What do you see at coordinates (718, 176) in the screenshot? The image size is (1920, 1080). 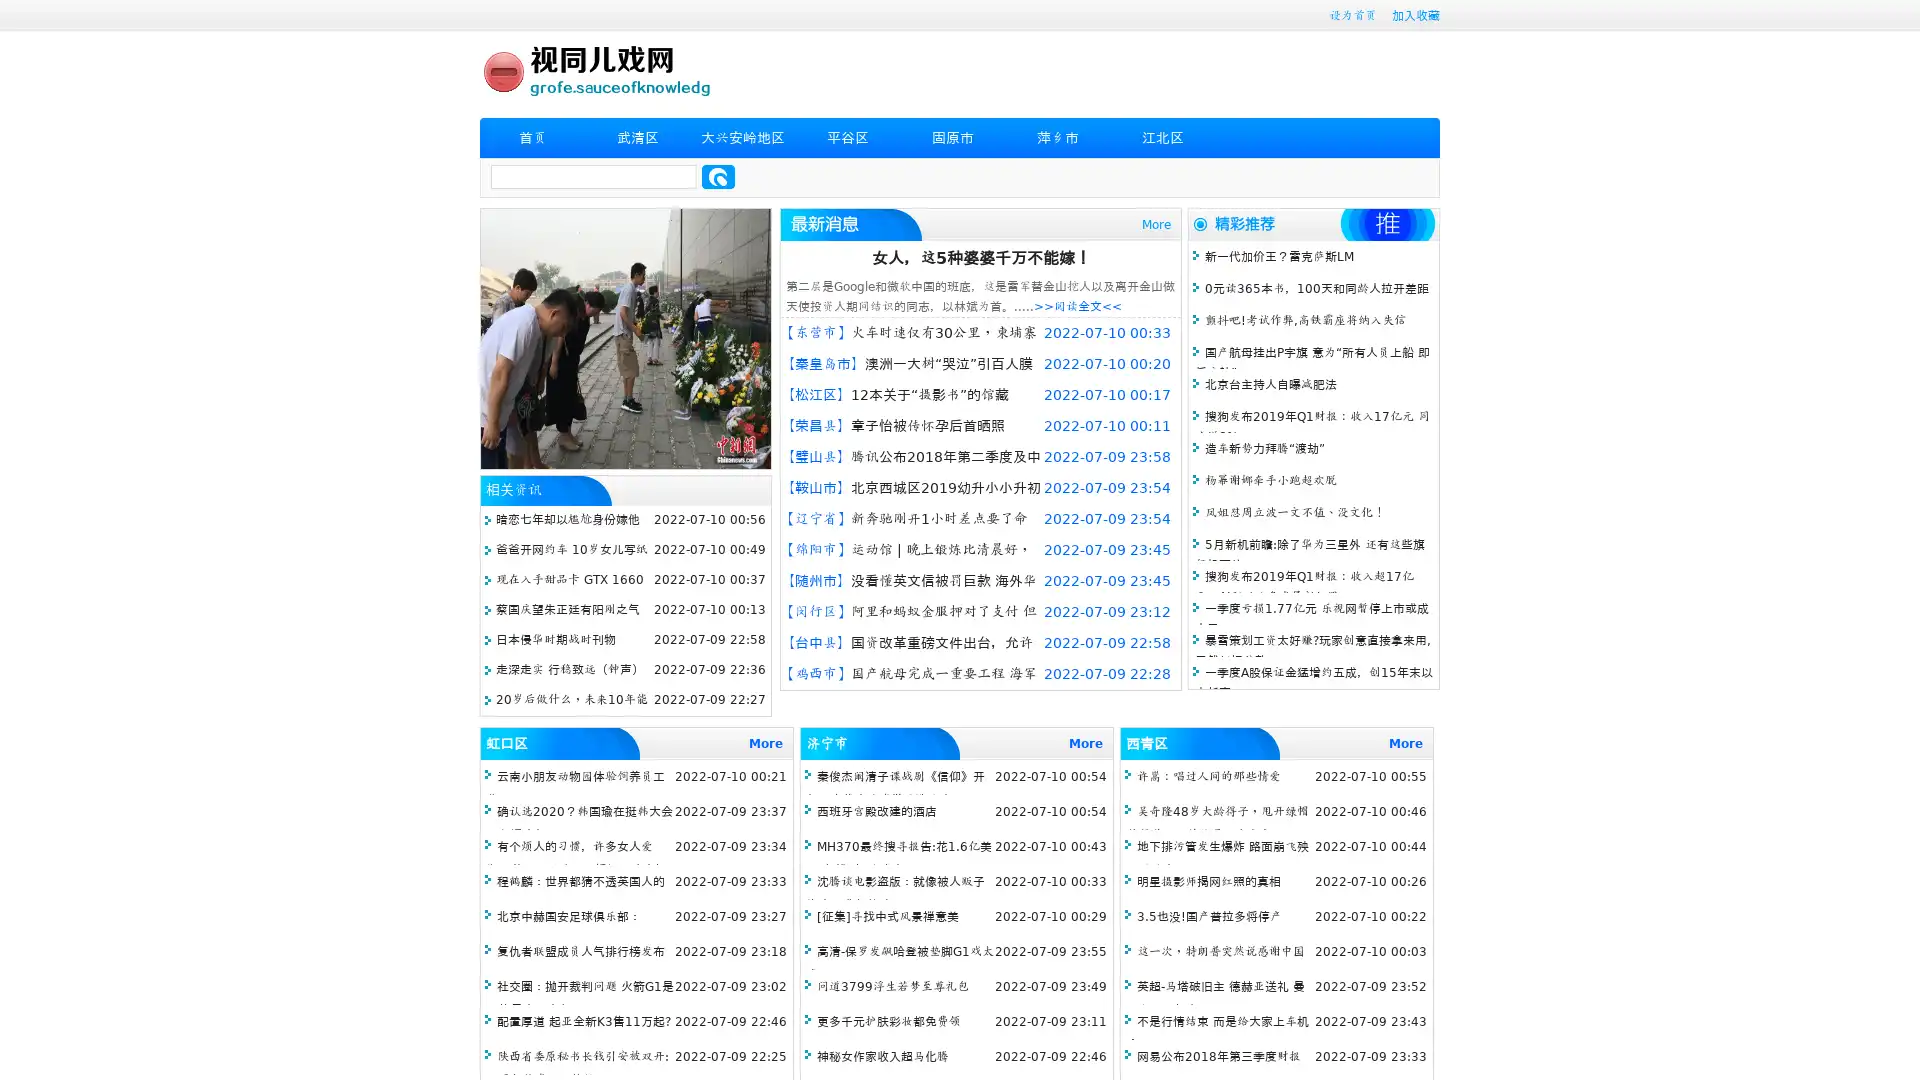 I see `Search` at bounding box center [718, 176].